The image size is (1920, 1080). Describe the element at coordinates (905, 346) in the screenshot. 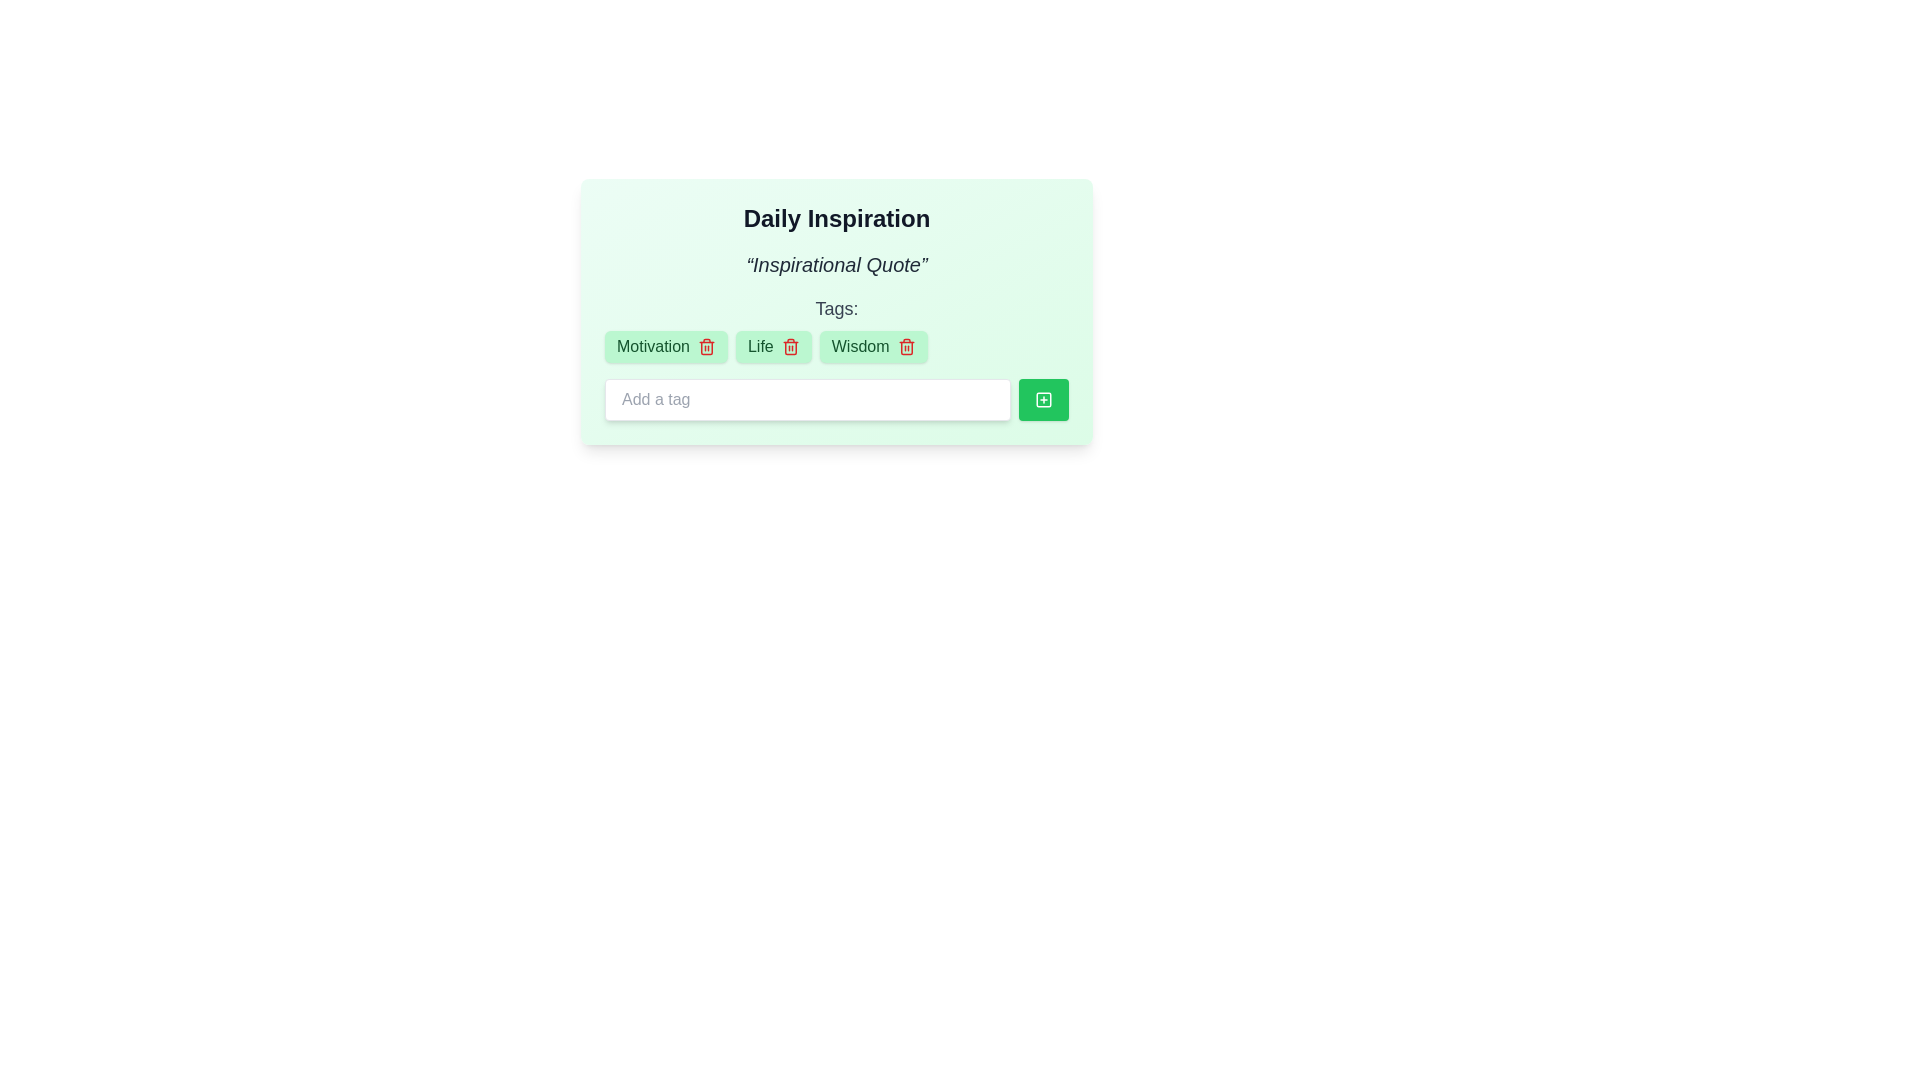

I see `the trash icon button styled in red, which is located within the green 'Wisdom' tag` at that location.